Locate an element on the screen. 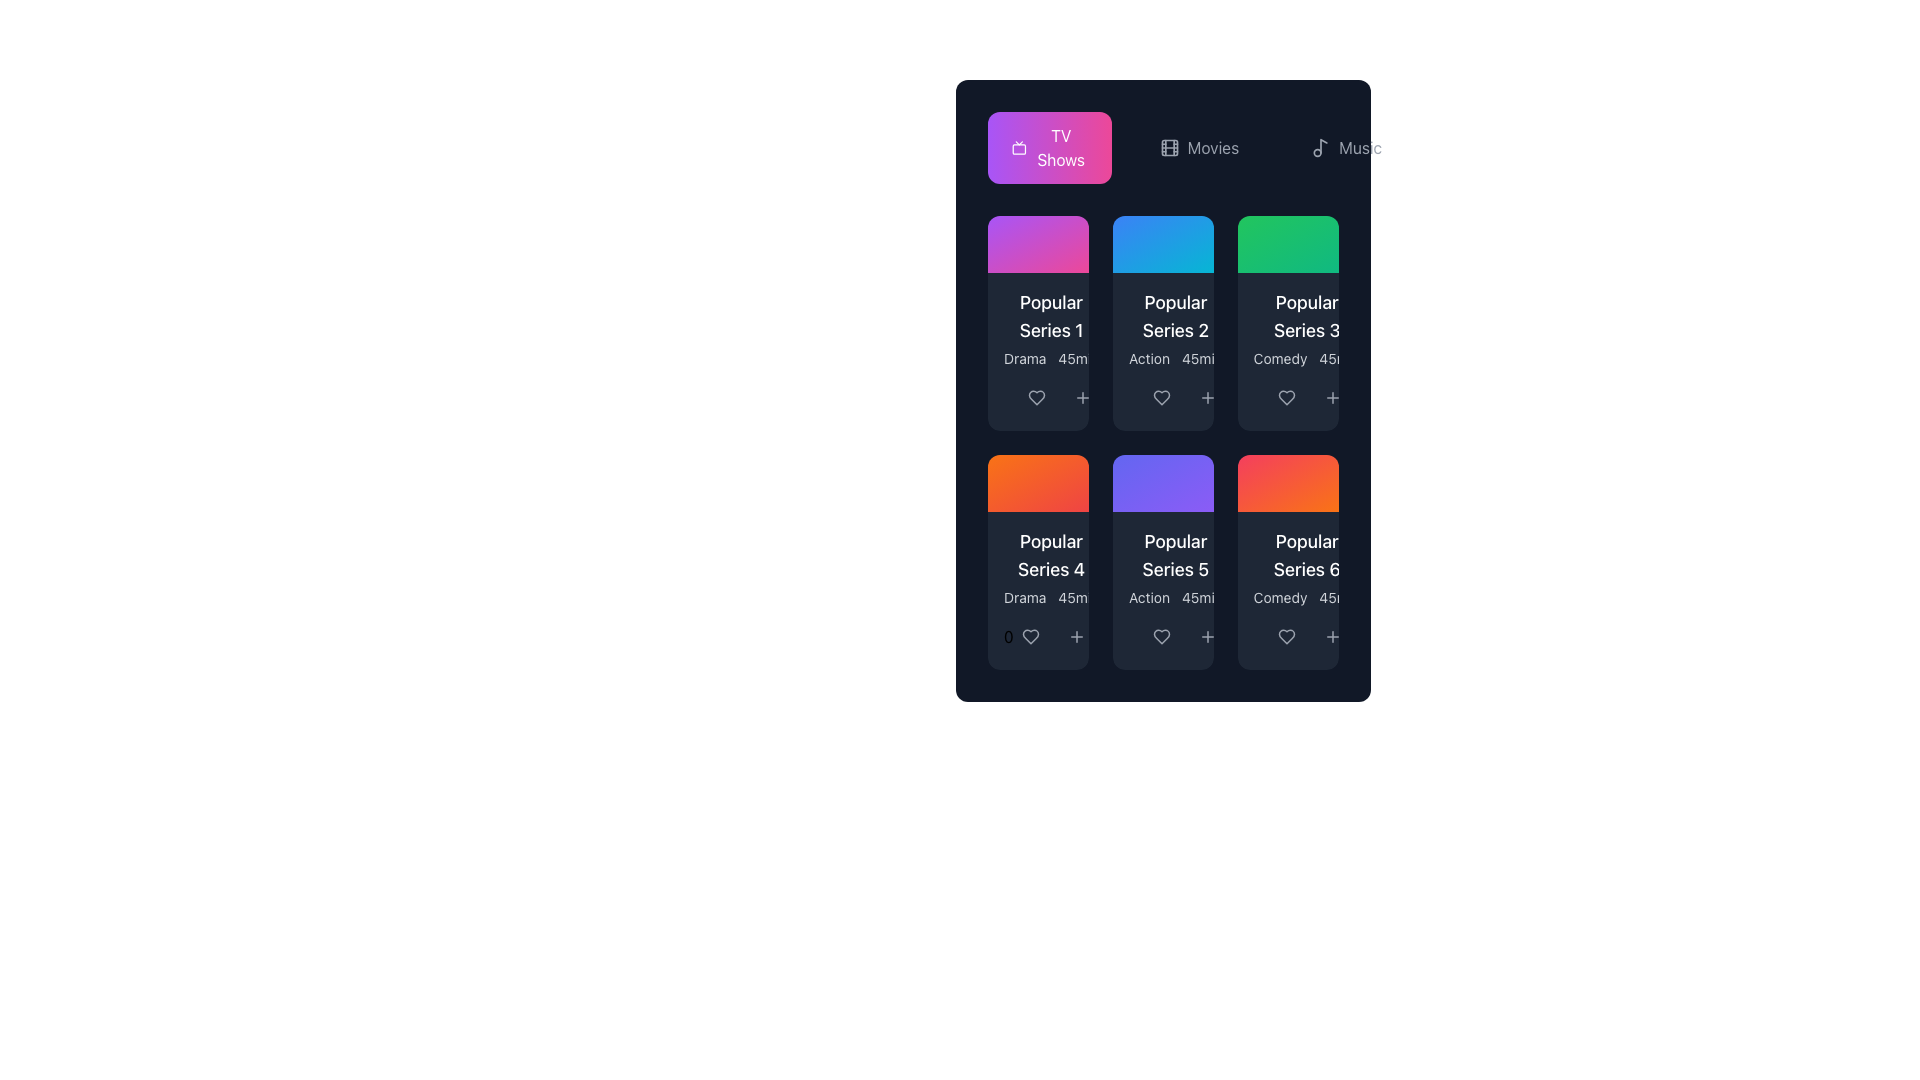 This screenshot has width=1920, height=1080. the heart-shaped icon with a hollow outline in the bottom-left corner of the 'Popular Series 3' card to mark it as a favorite is located at coordinates (1286, 397).